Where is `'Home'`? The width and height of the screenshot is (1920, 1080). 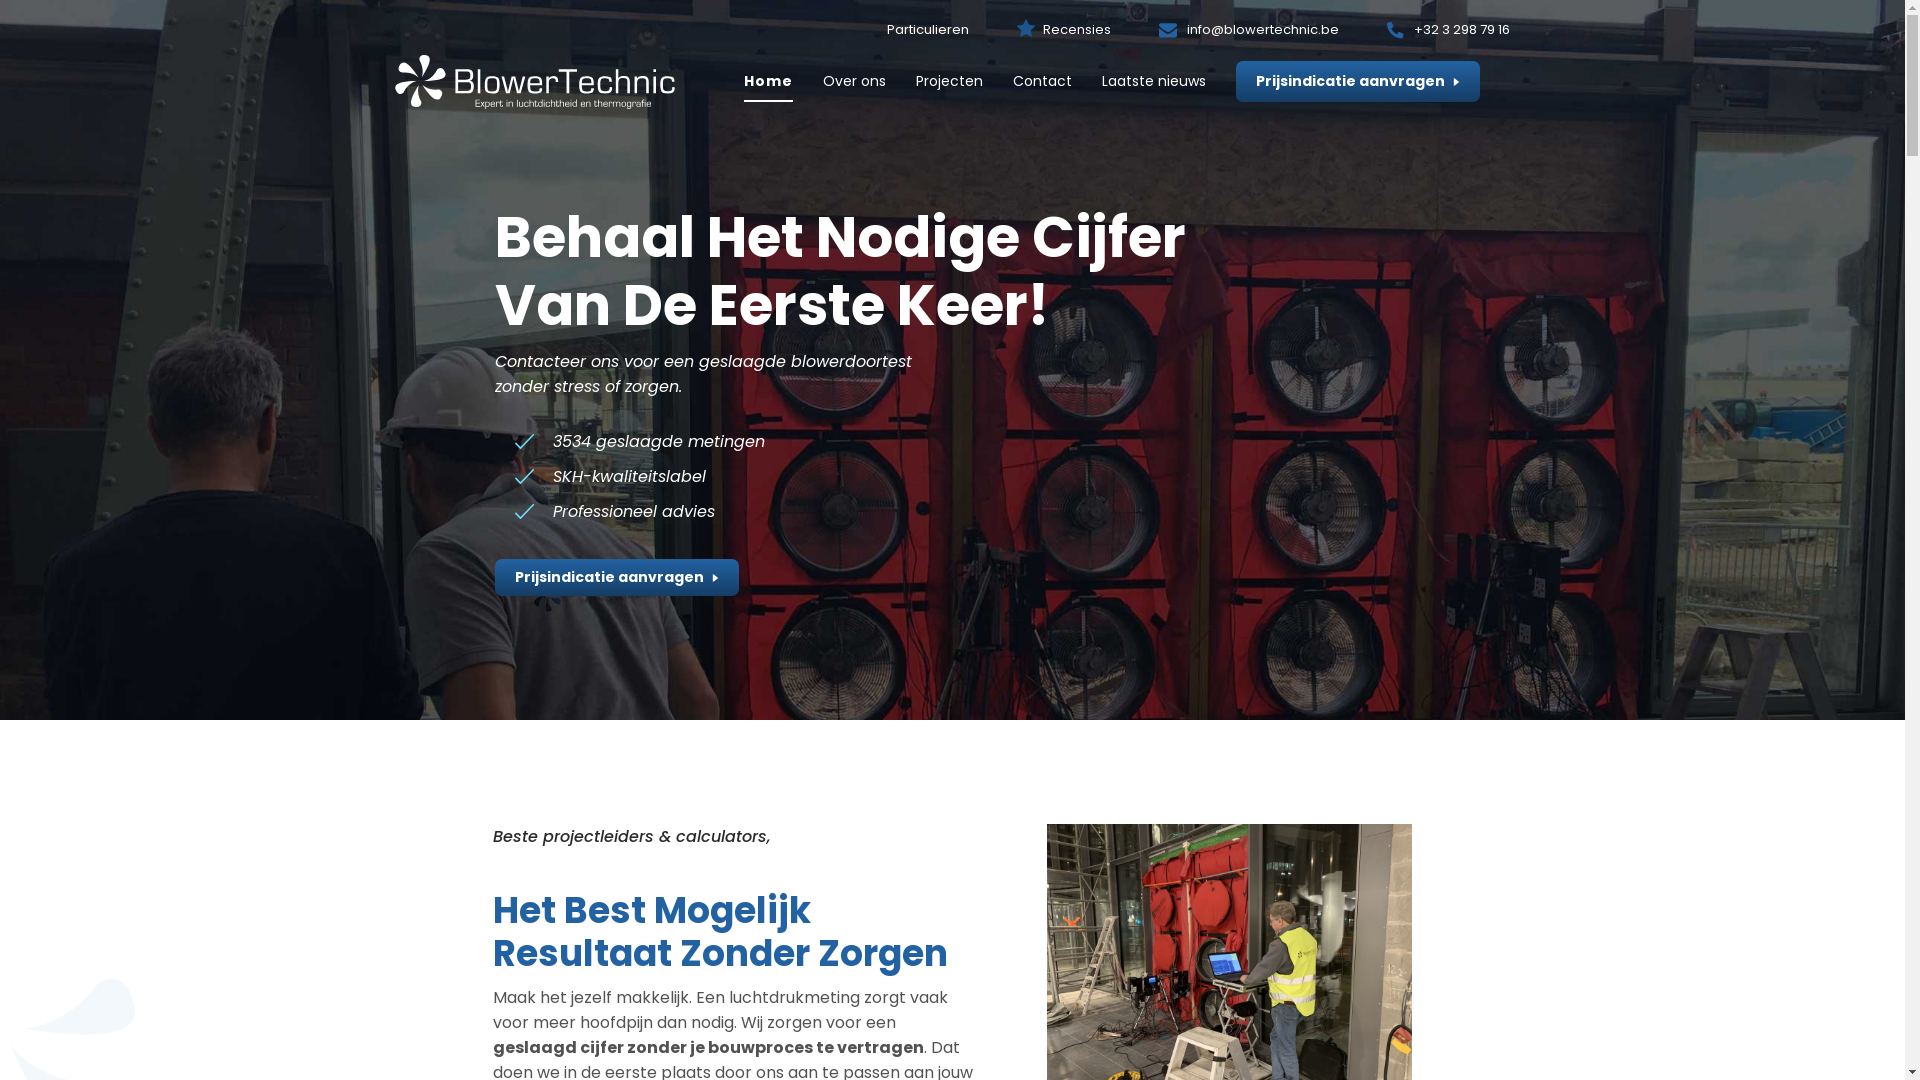
'Home' is located at coordinates (743, 80).